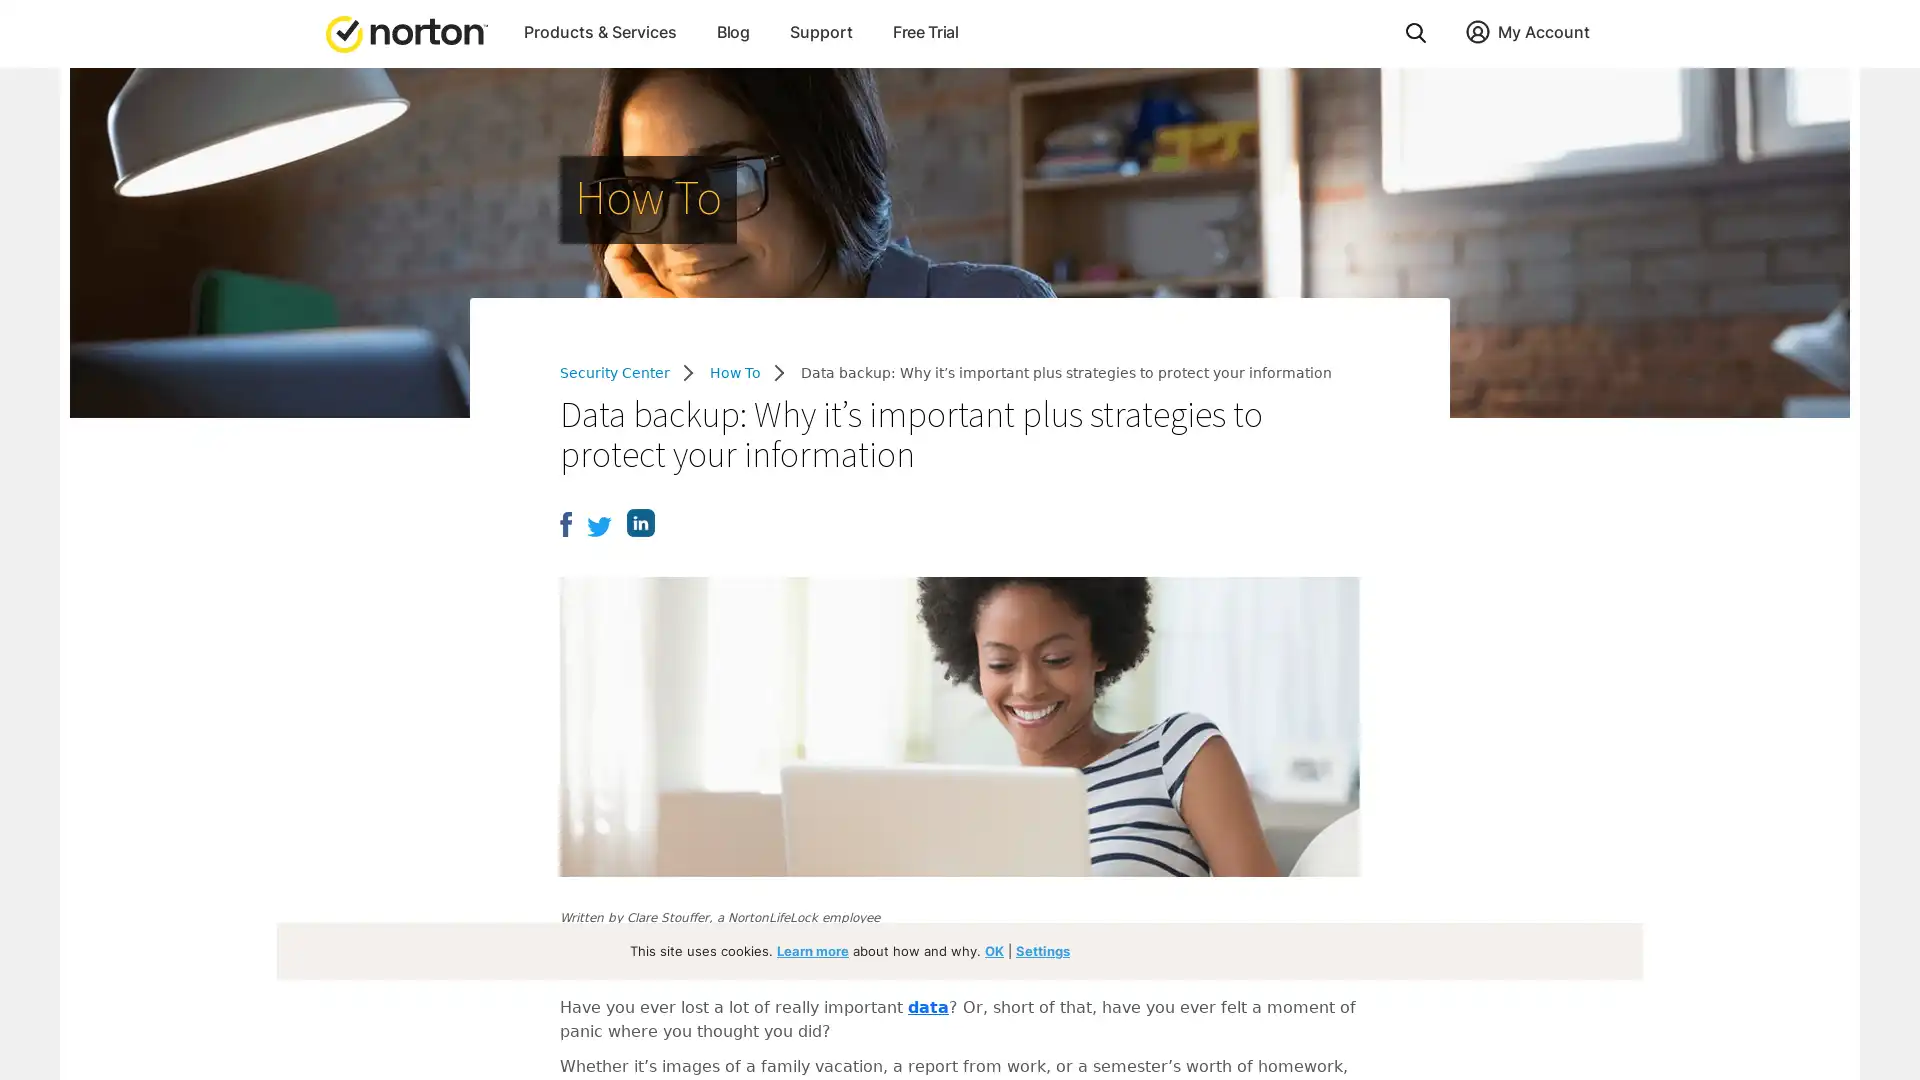 This screenshot has height=1080, width=1920. I want to click on No Thanks, so click(169, 867).